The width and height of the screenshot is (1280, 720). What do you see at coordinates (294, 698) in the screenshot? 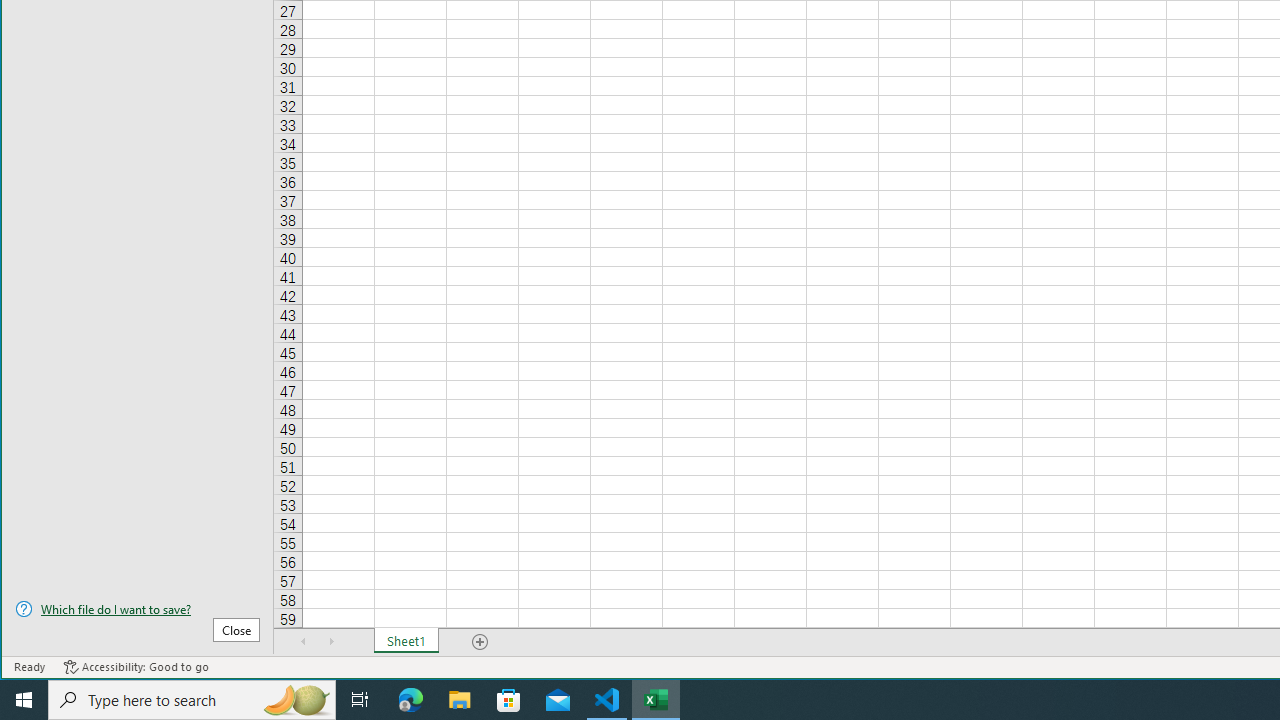
I see `'Search highlights icon opens search home window'` at bounding box center [294, 698].